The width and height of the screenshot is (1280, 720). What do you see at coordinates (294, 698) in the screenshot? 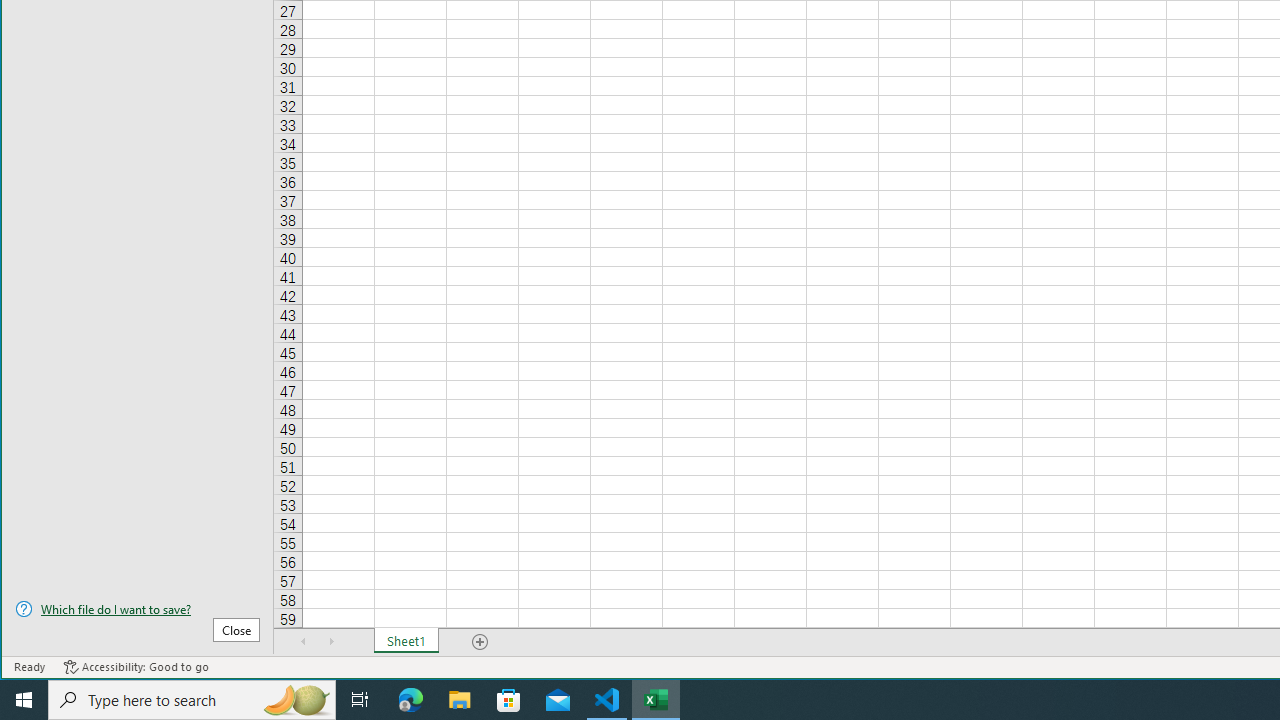
I see `'Search highlights icon opens search home window'` at bounding box center [294, 698].